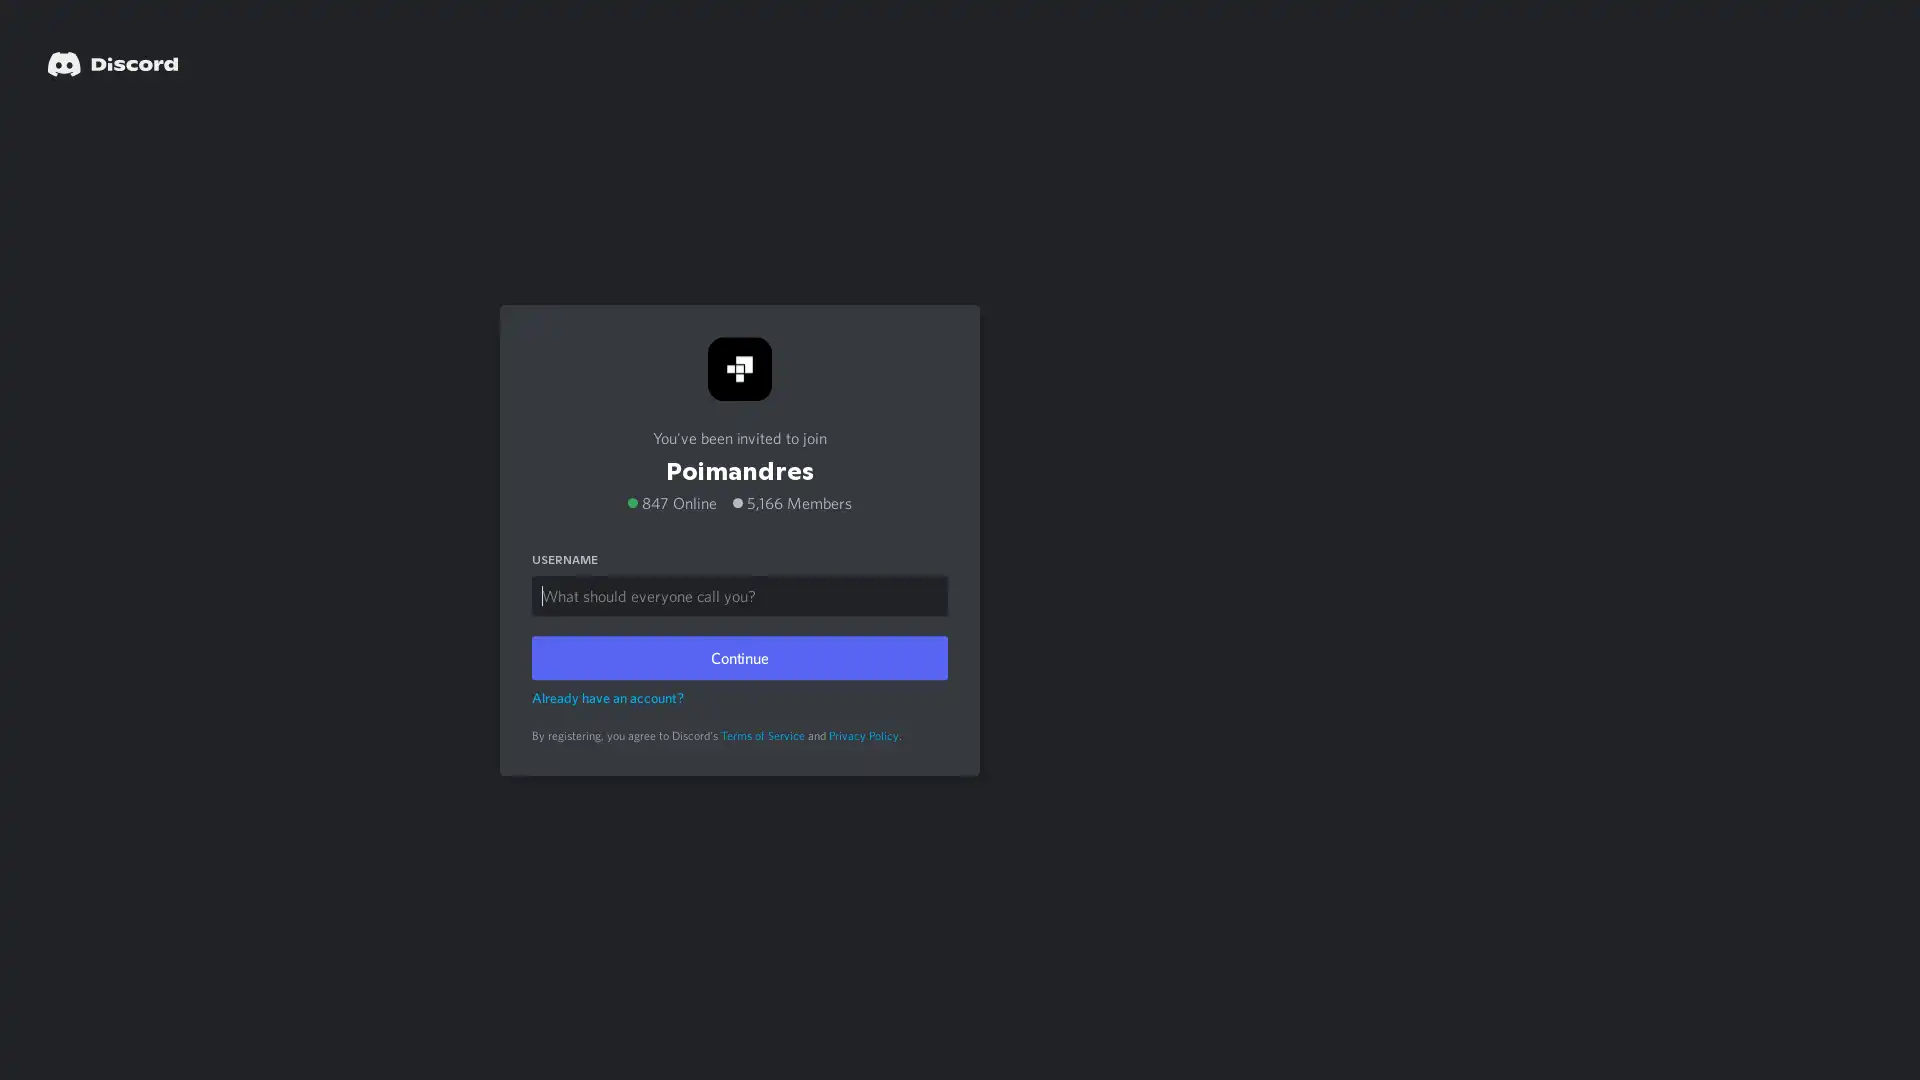 Image resolution: width=1920 pixels, height=1080 pixels. What do you see at coordinates (607, 696) in the screenshot?
I see `Already have an account?` at bounding box center [607, 696].